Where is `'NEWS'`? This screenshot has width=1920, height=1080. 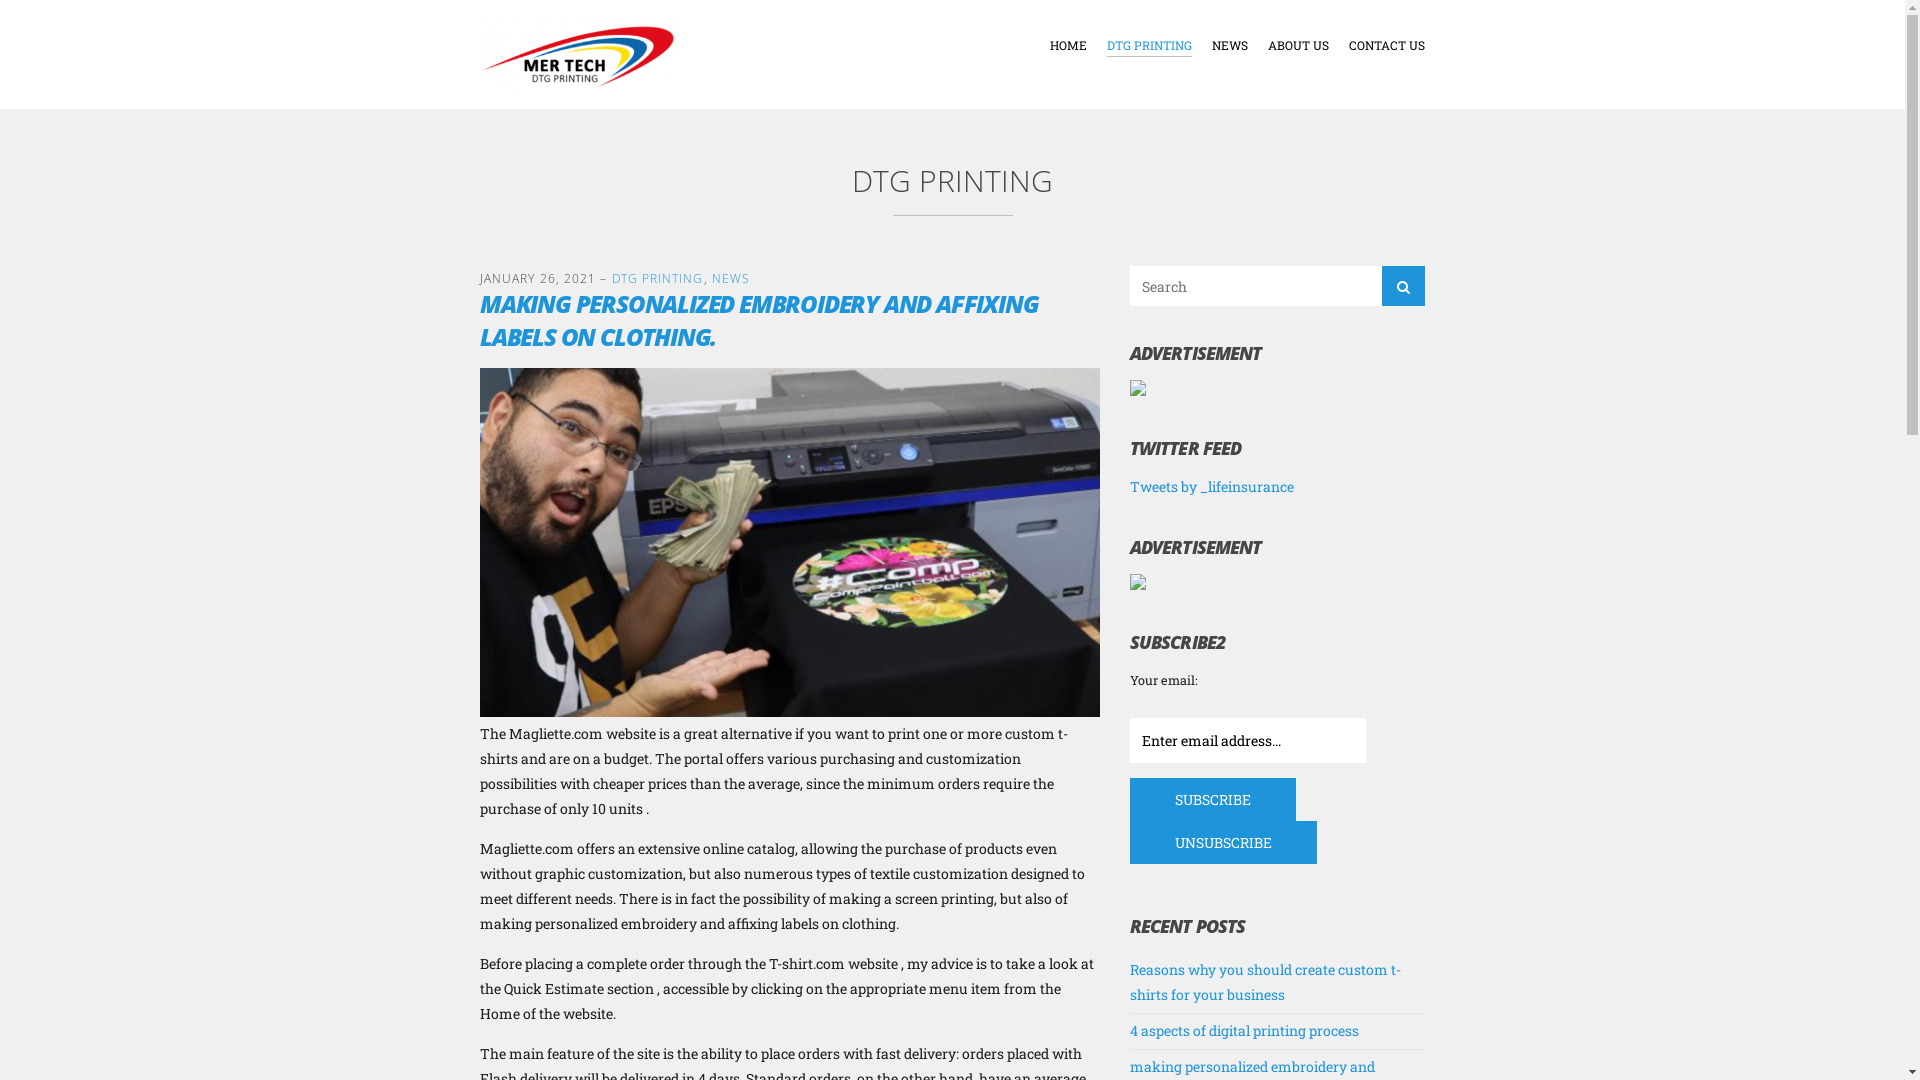
'NEWS' is located at coordinates (729, 278).